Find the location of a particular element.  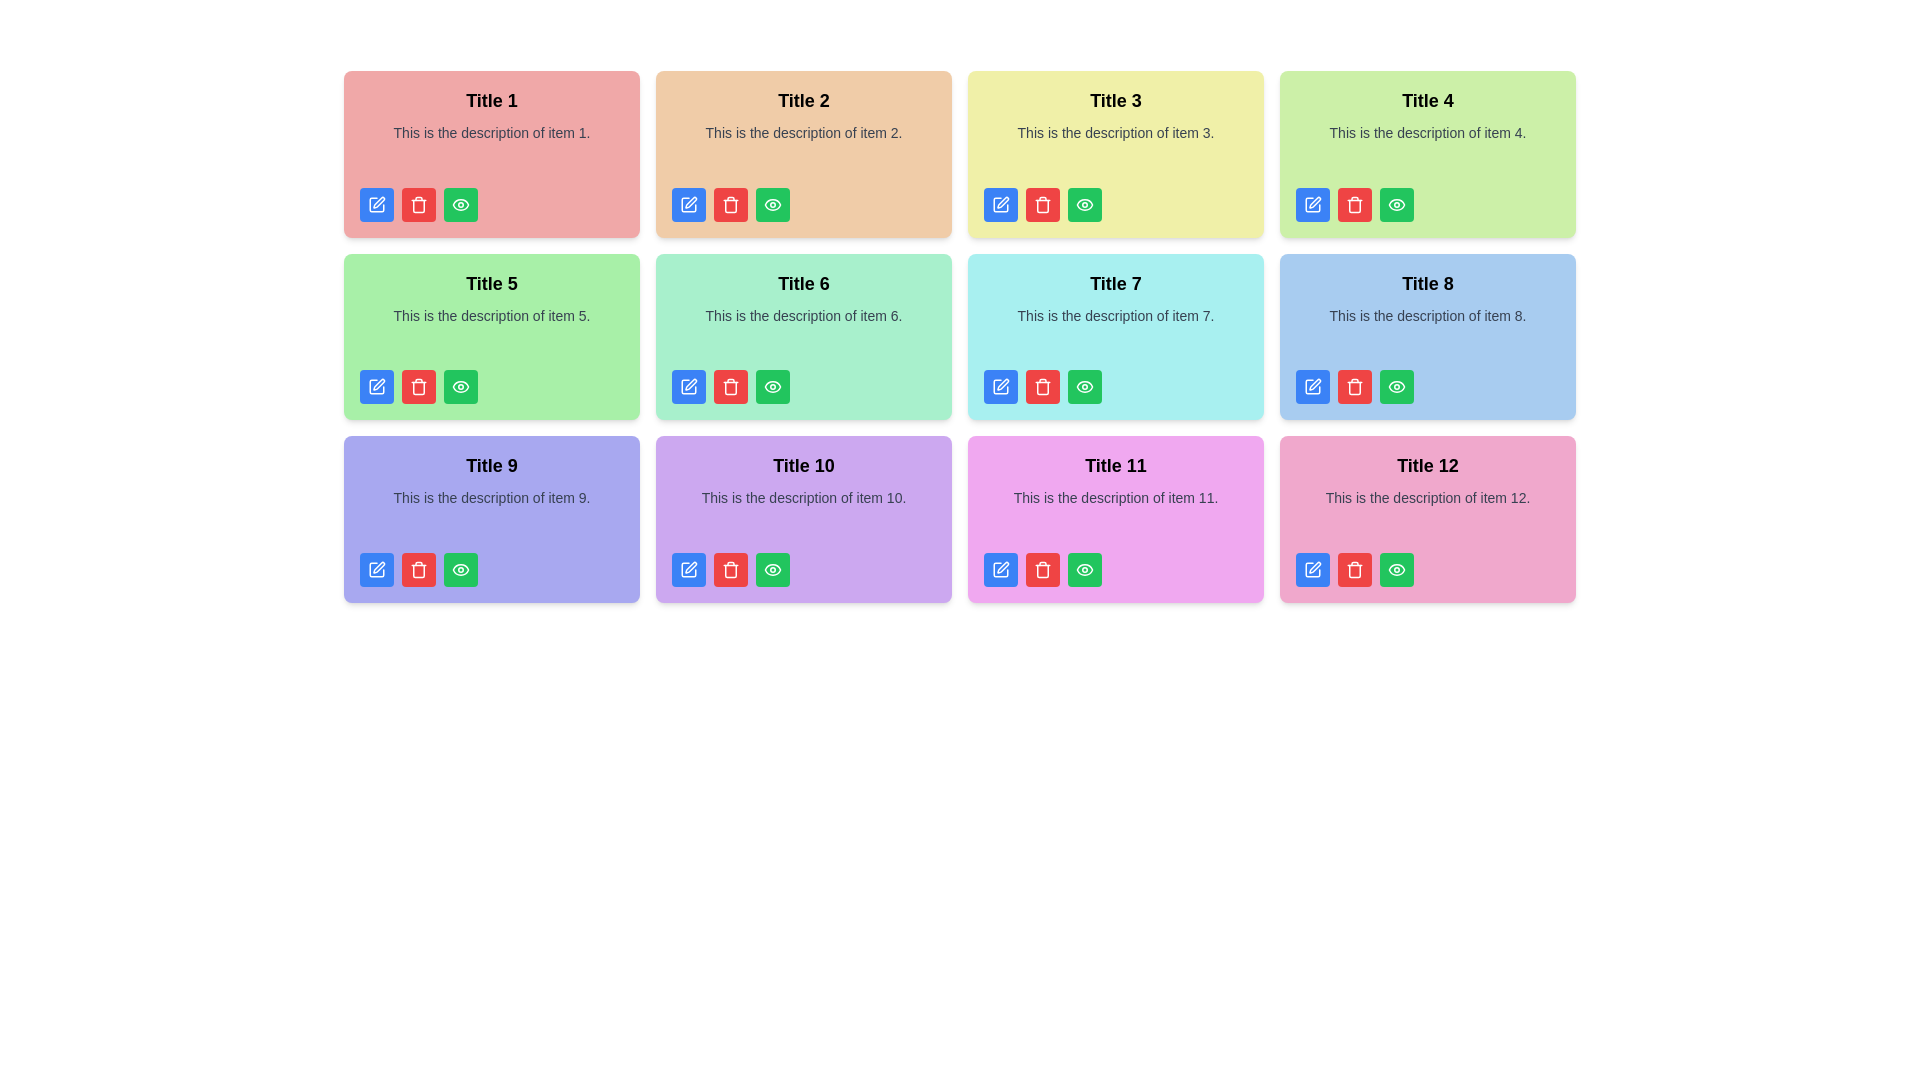

the red delete button with a trash can icon, which is the middle button among three horizontally aligned buttons, to initiate the delete action is located at coordinates (1354, 386).